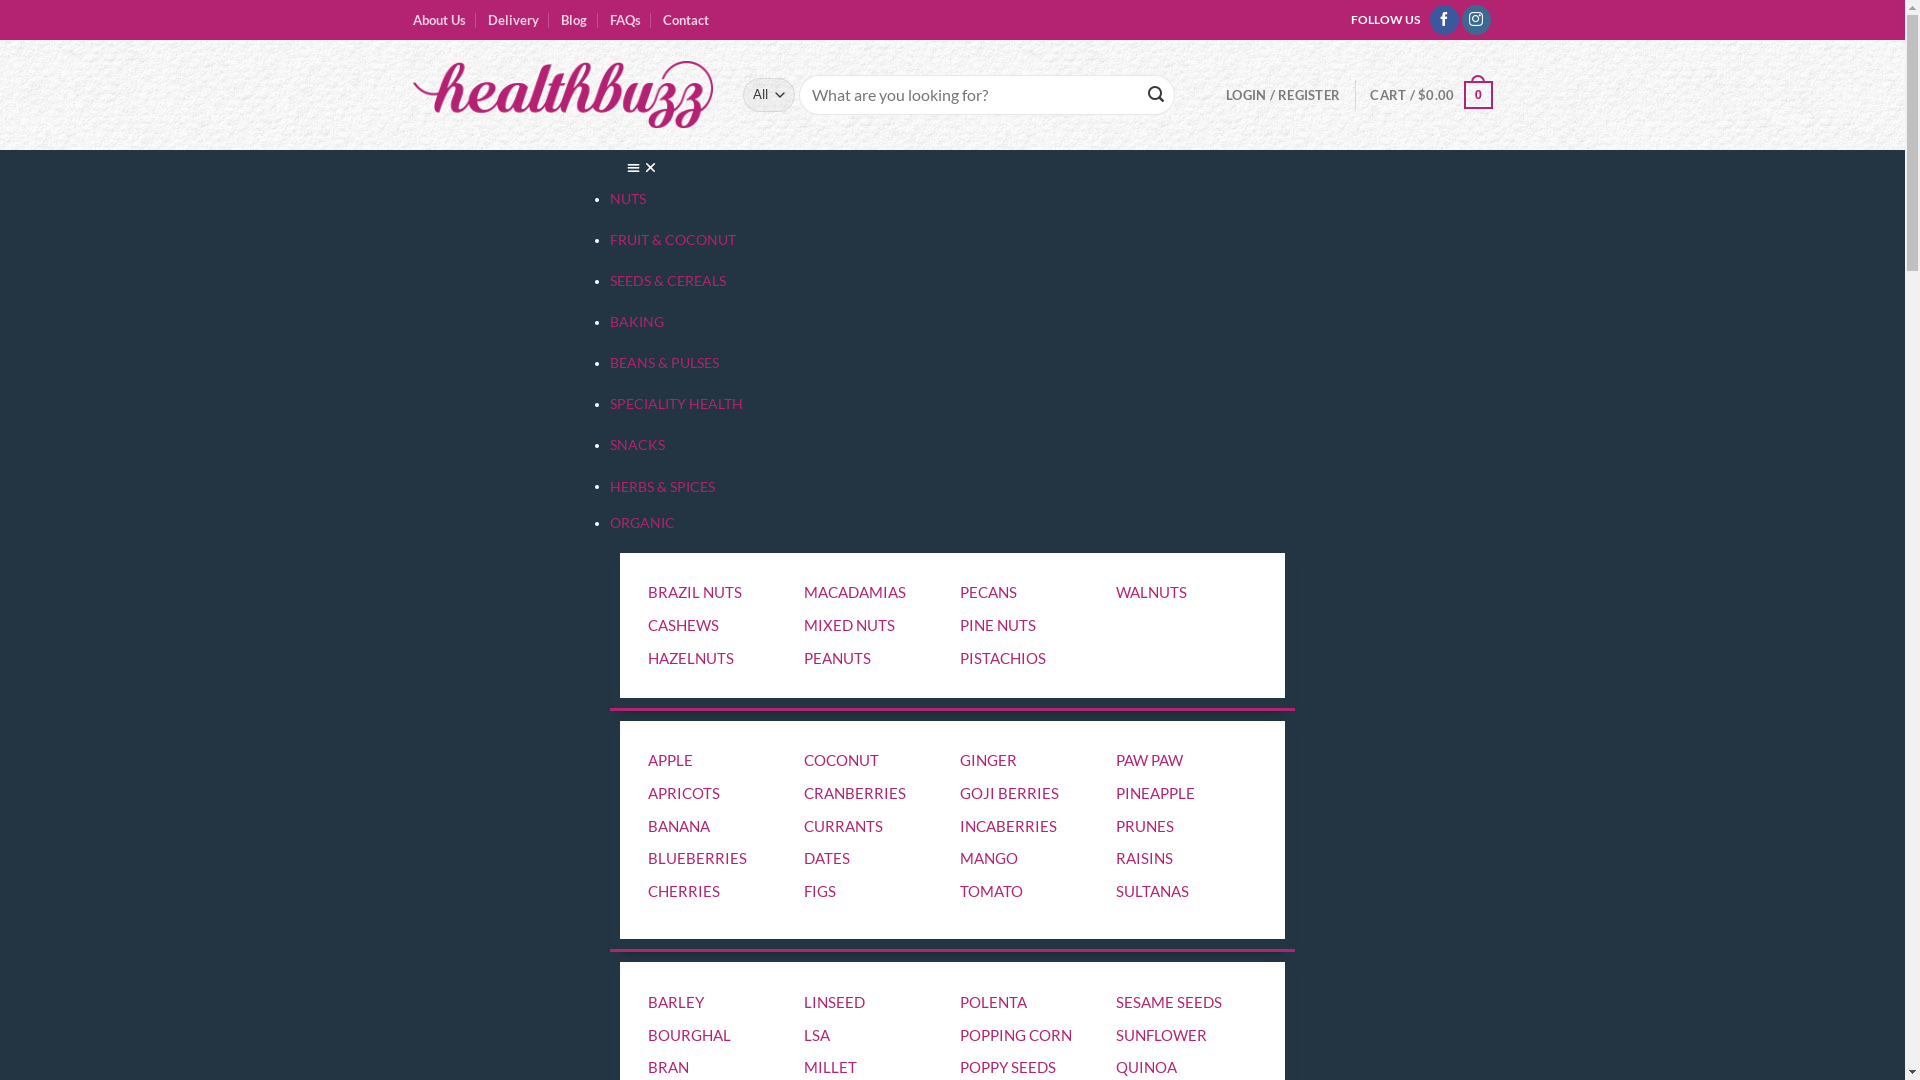 This screenshot has height=1080, width=1920. I want to click on 'MIXED NUTS', so click(804, 623).